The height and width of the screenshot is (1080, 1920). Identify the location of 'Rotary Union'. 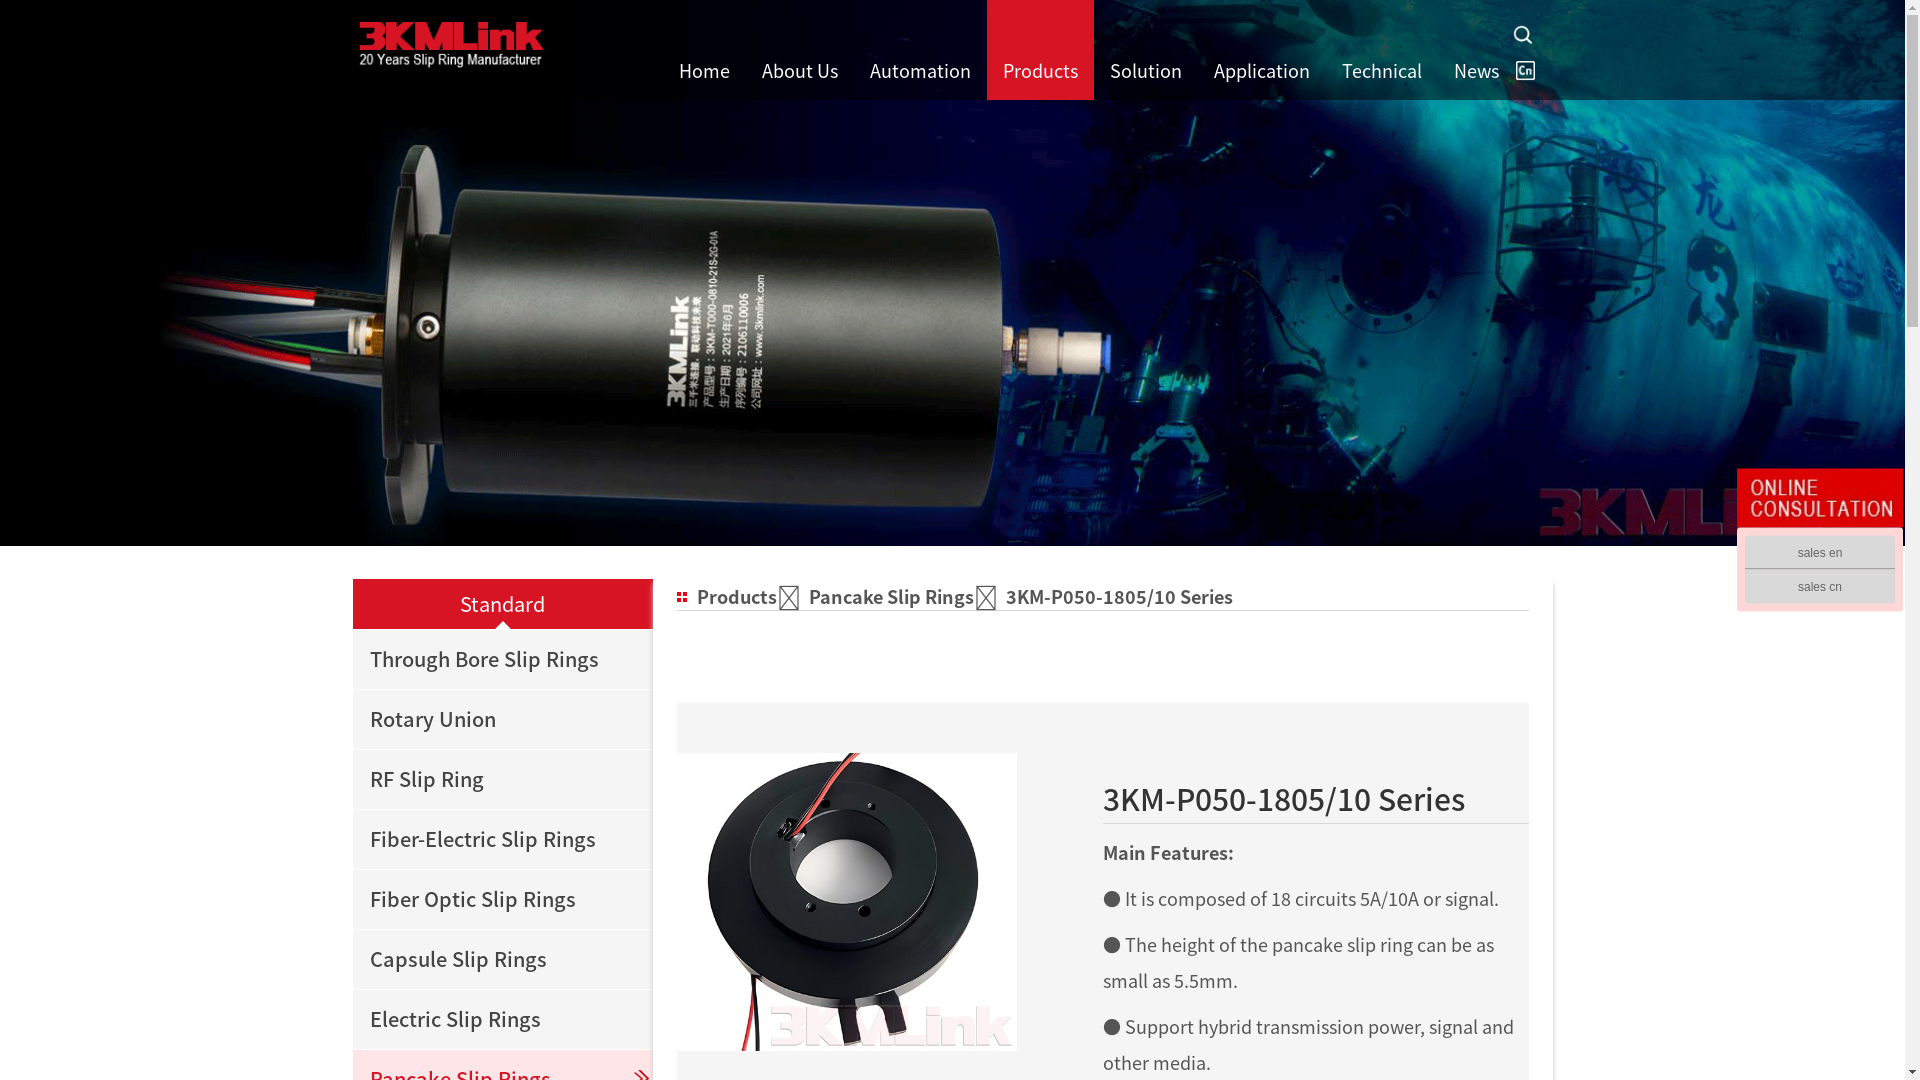
(502, 717).